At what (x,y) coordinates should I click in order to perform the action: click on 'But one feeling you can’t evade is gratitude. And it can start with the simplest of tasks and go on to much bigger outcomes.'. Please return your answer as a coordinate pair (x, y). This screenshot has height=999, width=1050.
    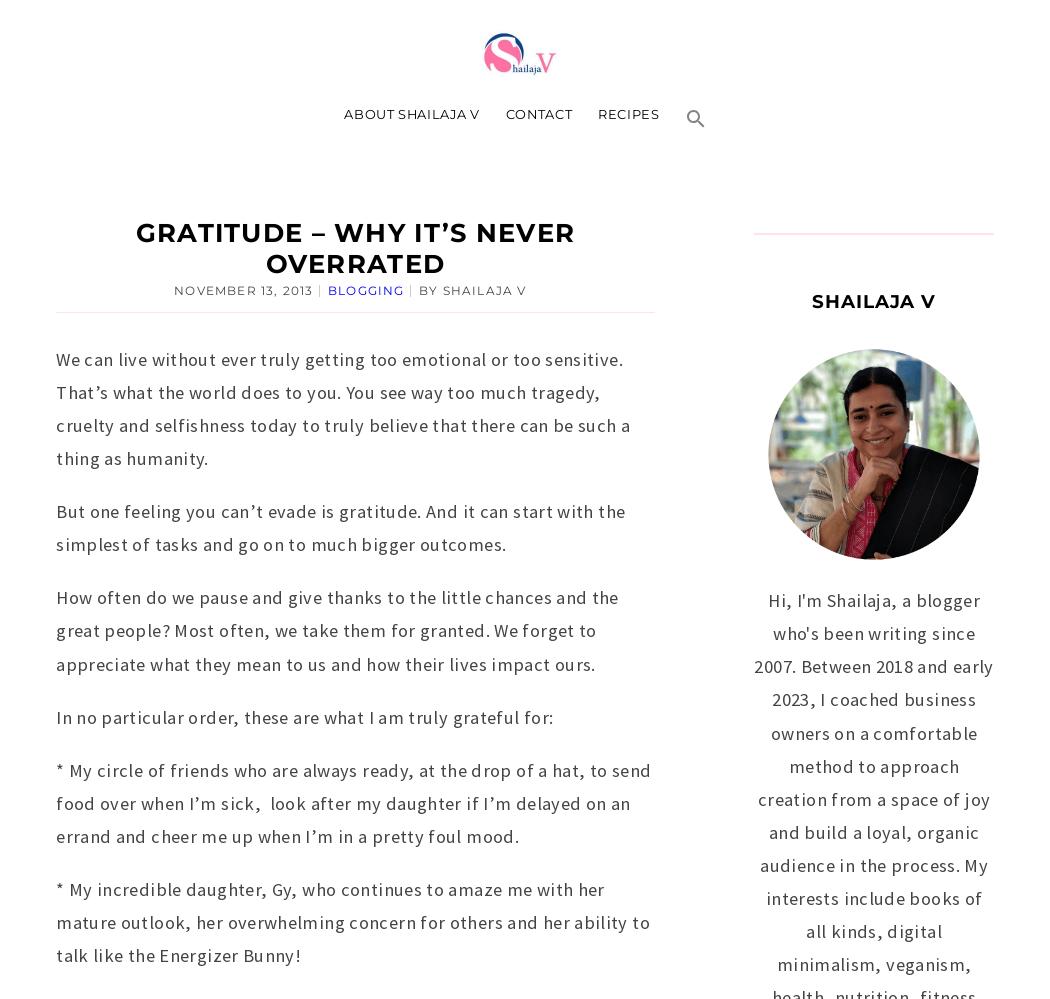
    Looking at the image, I should click on (339, 526).